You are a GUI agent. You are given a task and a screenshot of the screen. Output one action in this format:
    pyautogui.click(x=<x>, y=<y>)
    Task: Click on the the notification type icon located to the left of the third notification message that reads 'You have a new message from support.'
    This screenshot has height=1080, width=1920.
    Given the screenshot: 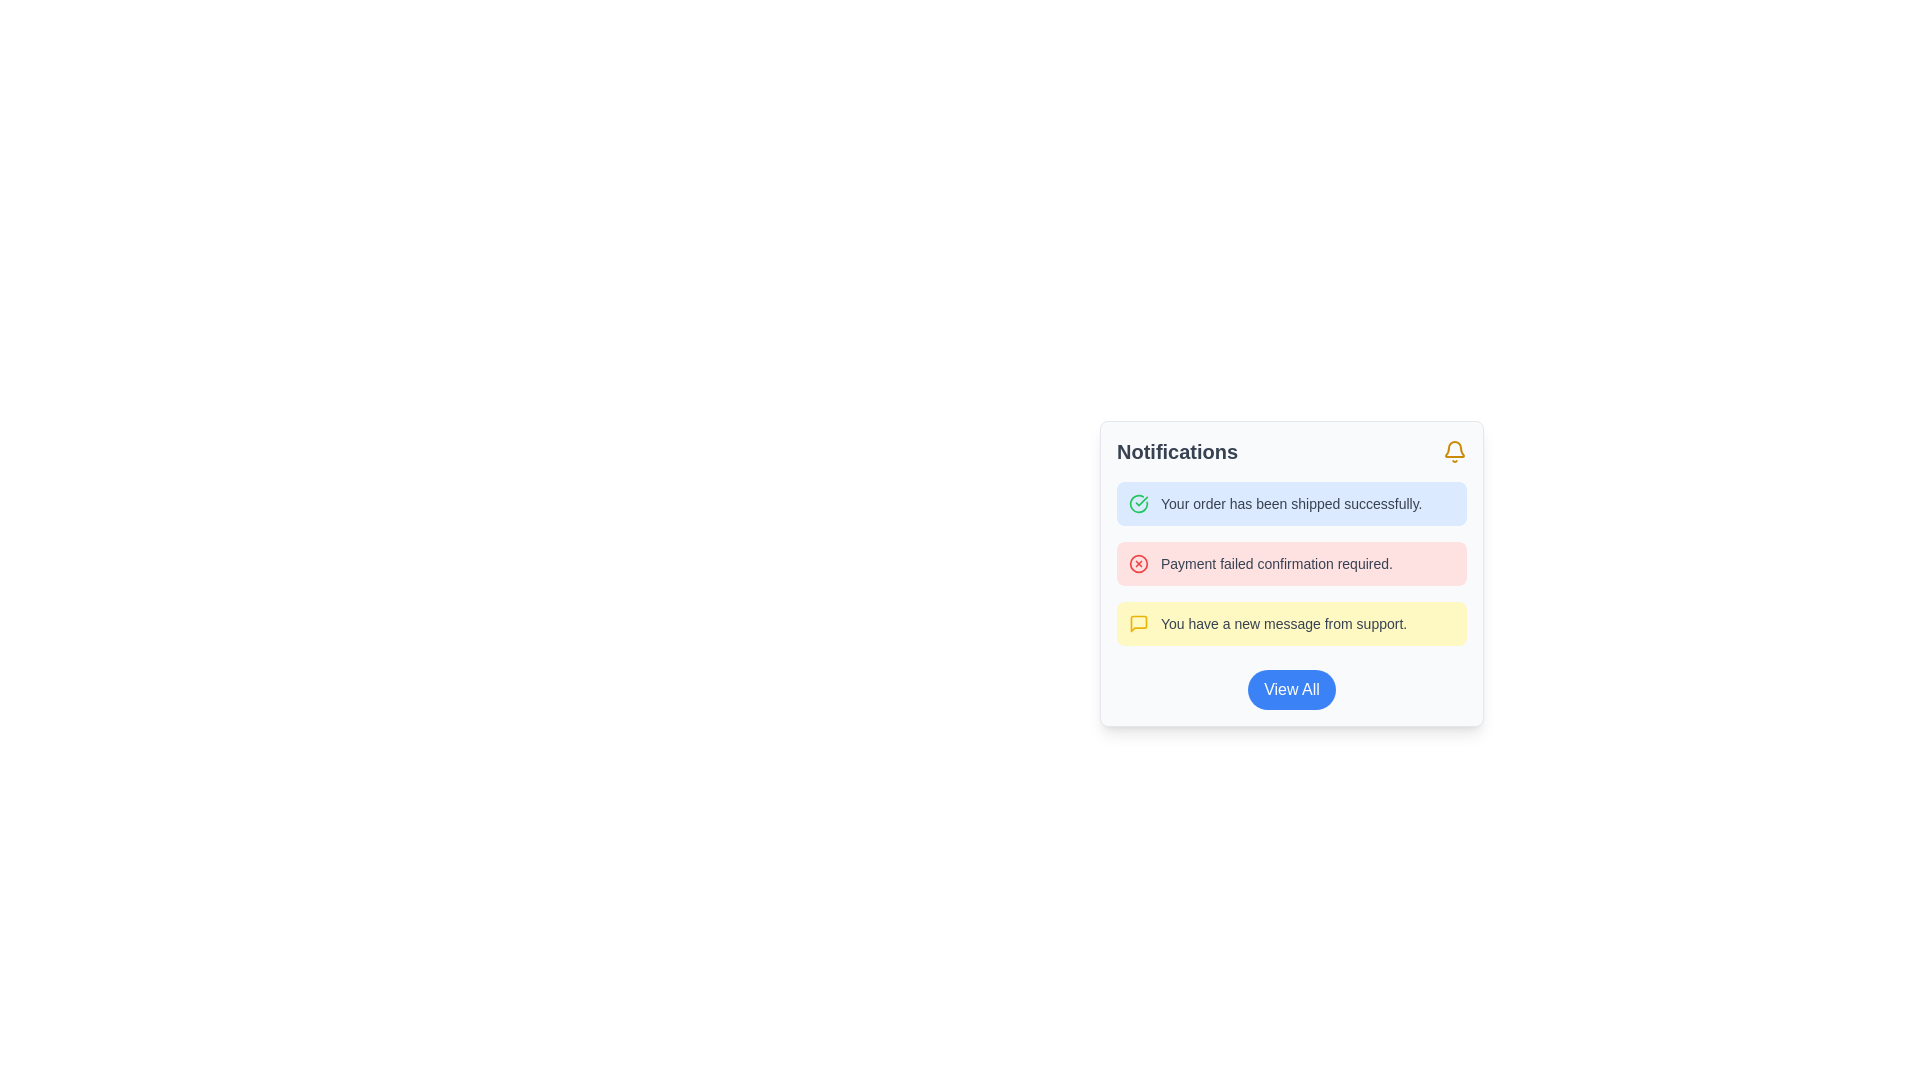 What is the action you would take?
    pyautogui.click(x=1138, y=623)
    